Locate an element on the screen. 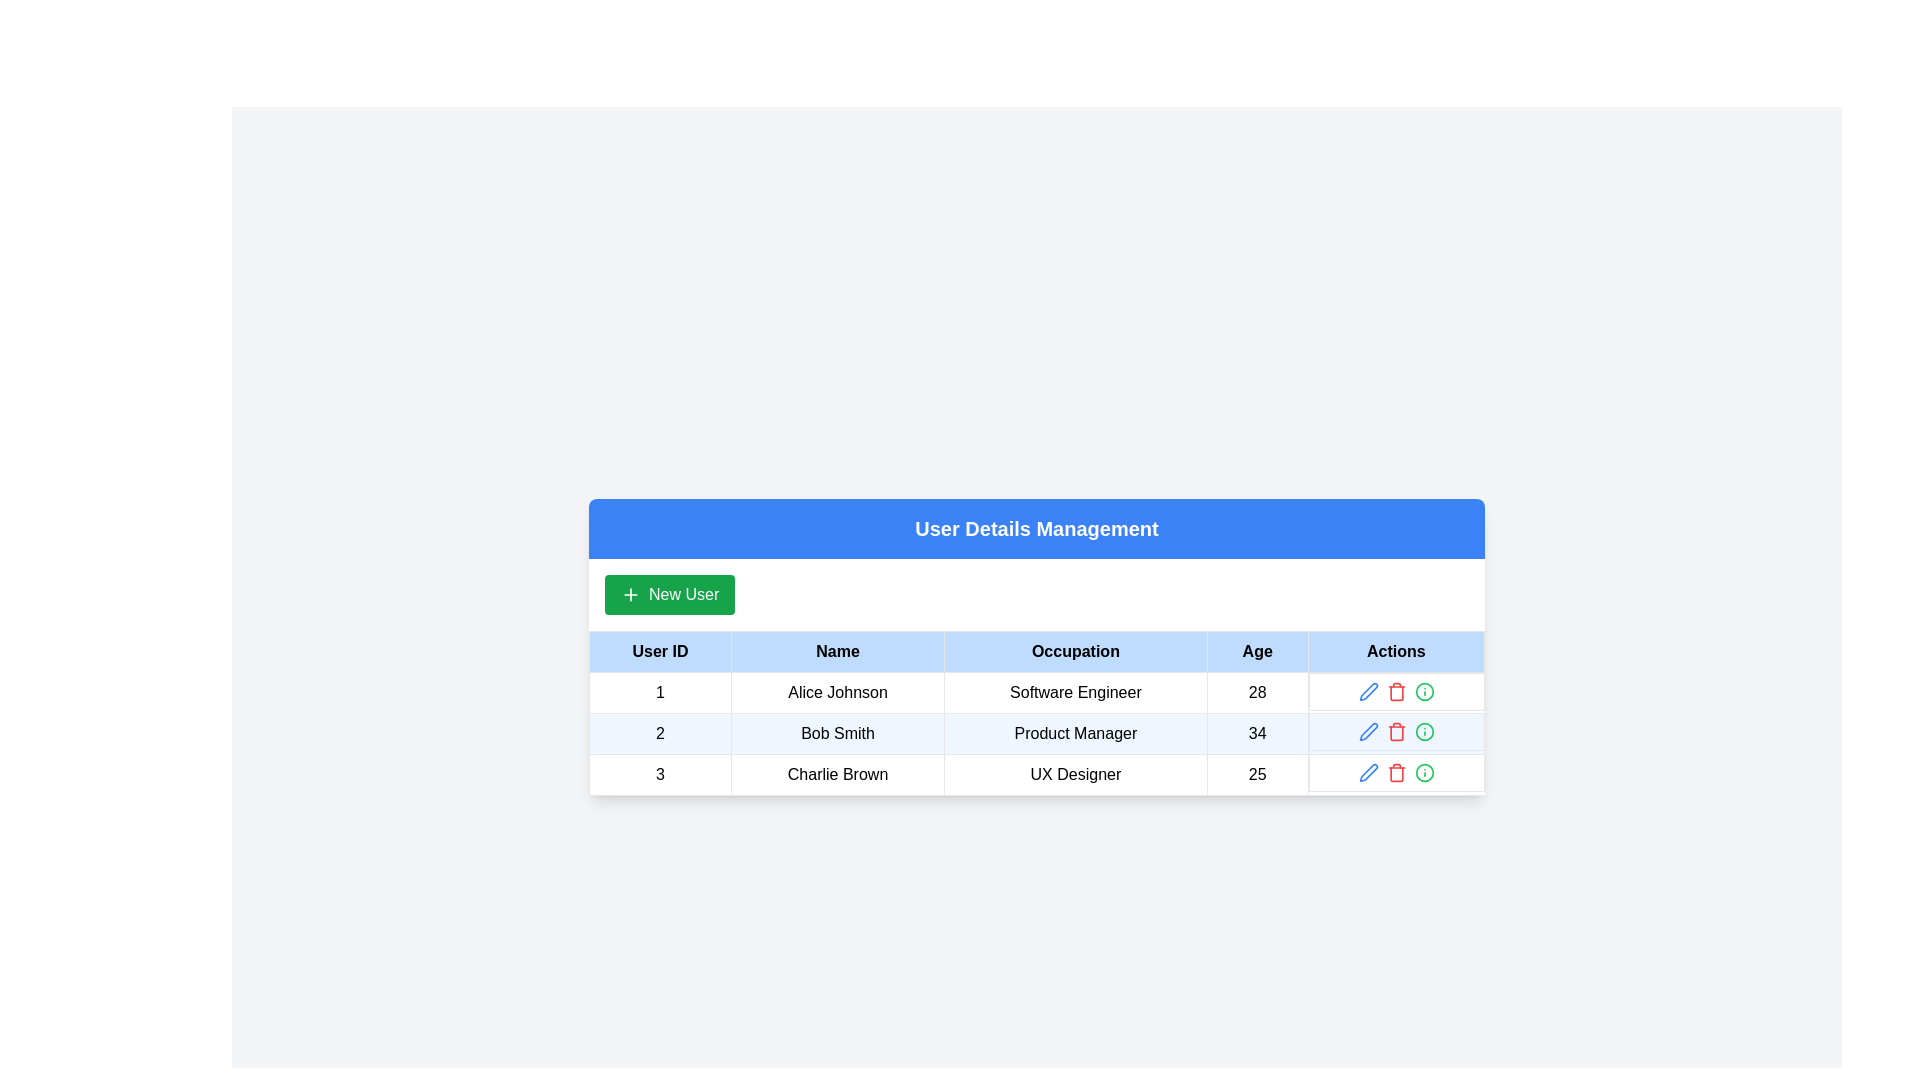  the trash can icon button located in the last row of the table under the 'Actions' column for 'Charlie Brown - UX Designer' to initiate deletion is located at coordinates (1395, 773).